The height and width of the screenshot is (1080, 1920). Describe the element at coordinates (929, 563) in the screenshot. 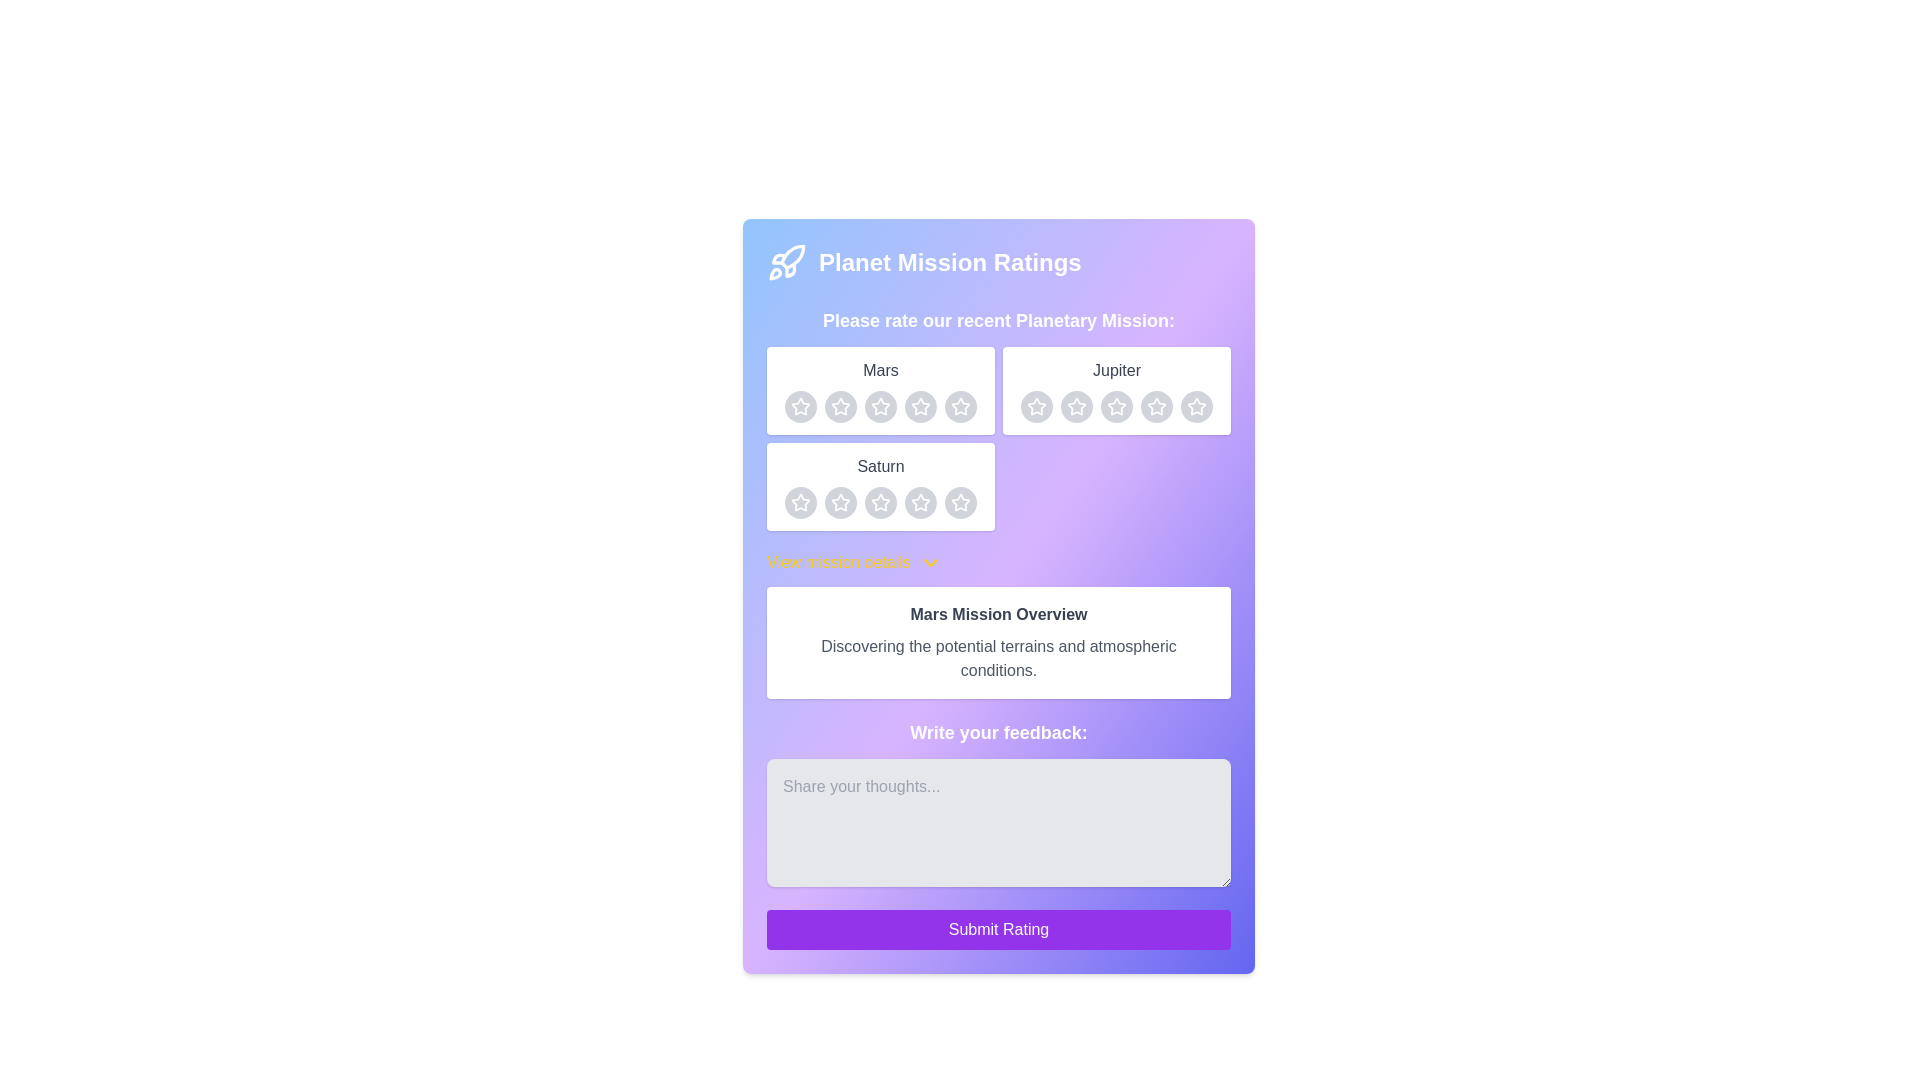

I see `the downward-pointing chevron icon located next to the text 'View mission details'` at that location.